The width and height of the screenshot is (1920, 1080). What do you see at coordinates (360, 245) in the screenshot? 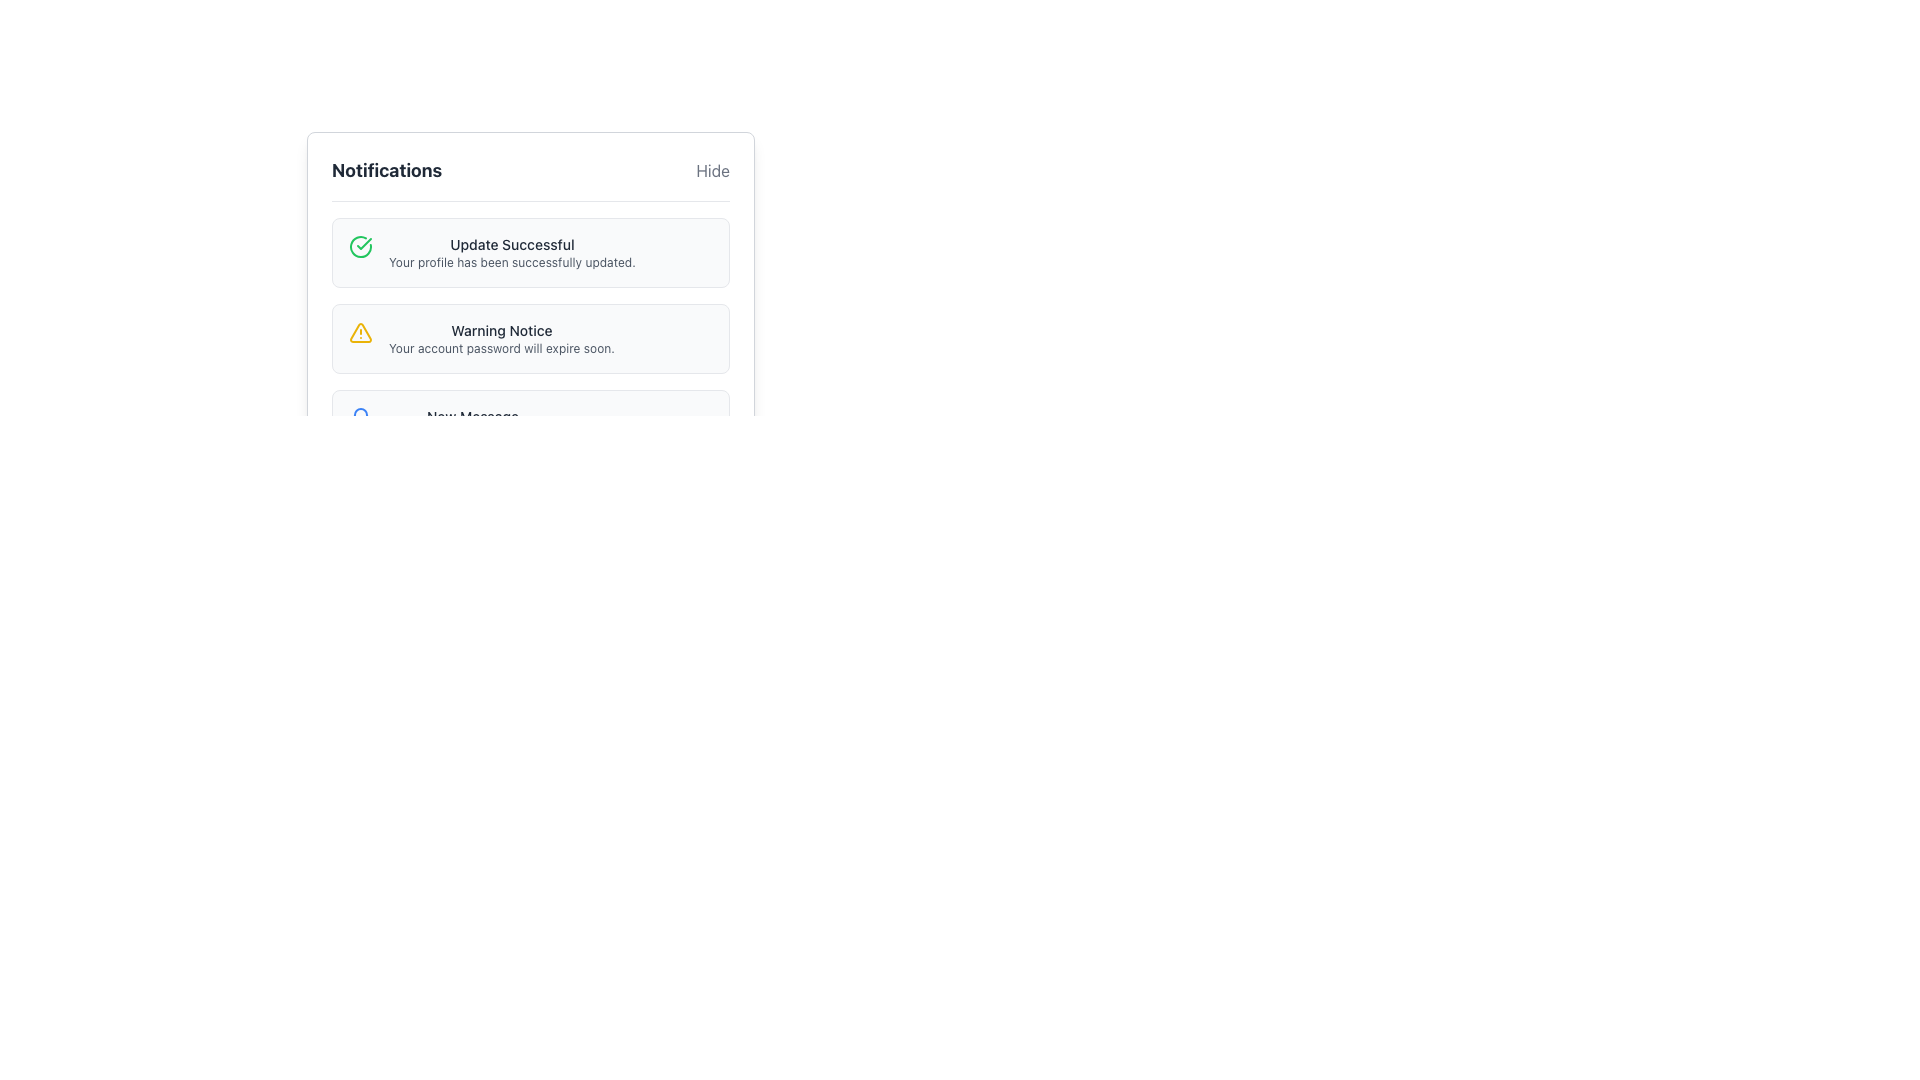
I see `the visual cue provided by the circular green outlined icon with a check mark, which signifies success or confirmation, located to the left of the 'Update Successful' text in the notification list` at bounding box center [360, 245].